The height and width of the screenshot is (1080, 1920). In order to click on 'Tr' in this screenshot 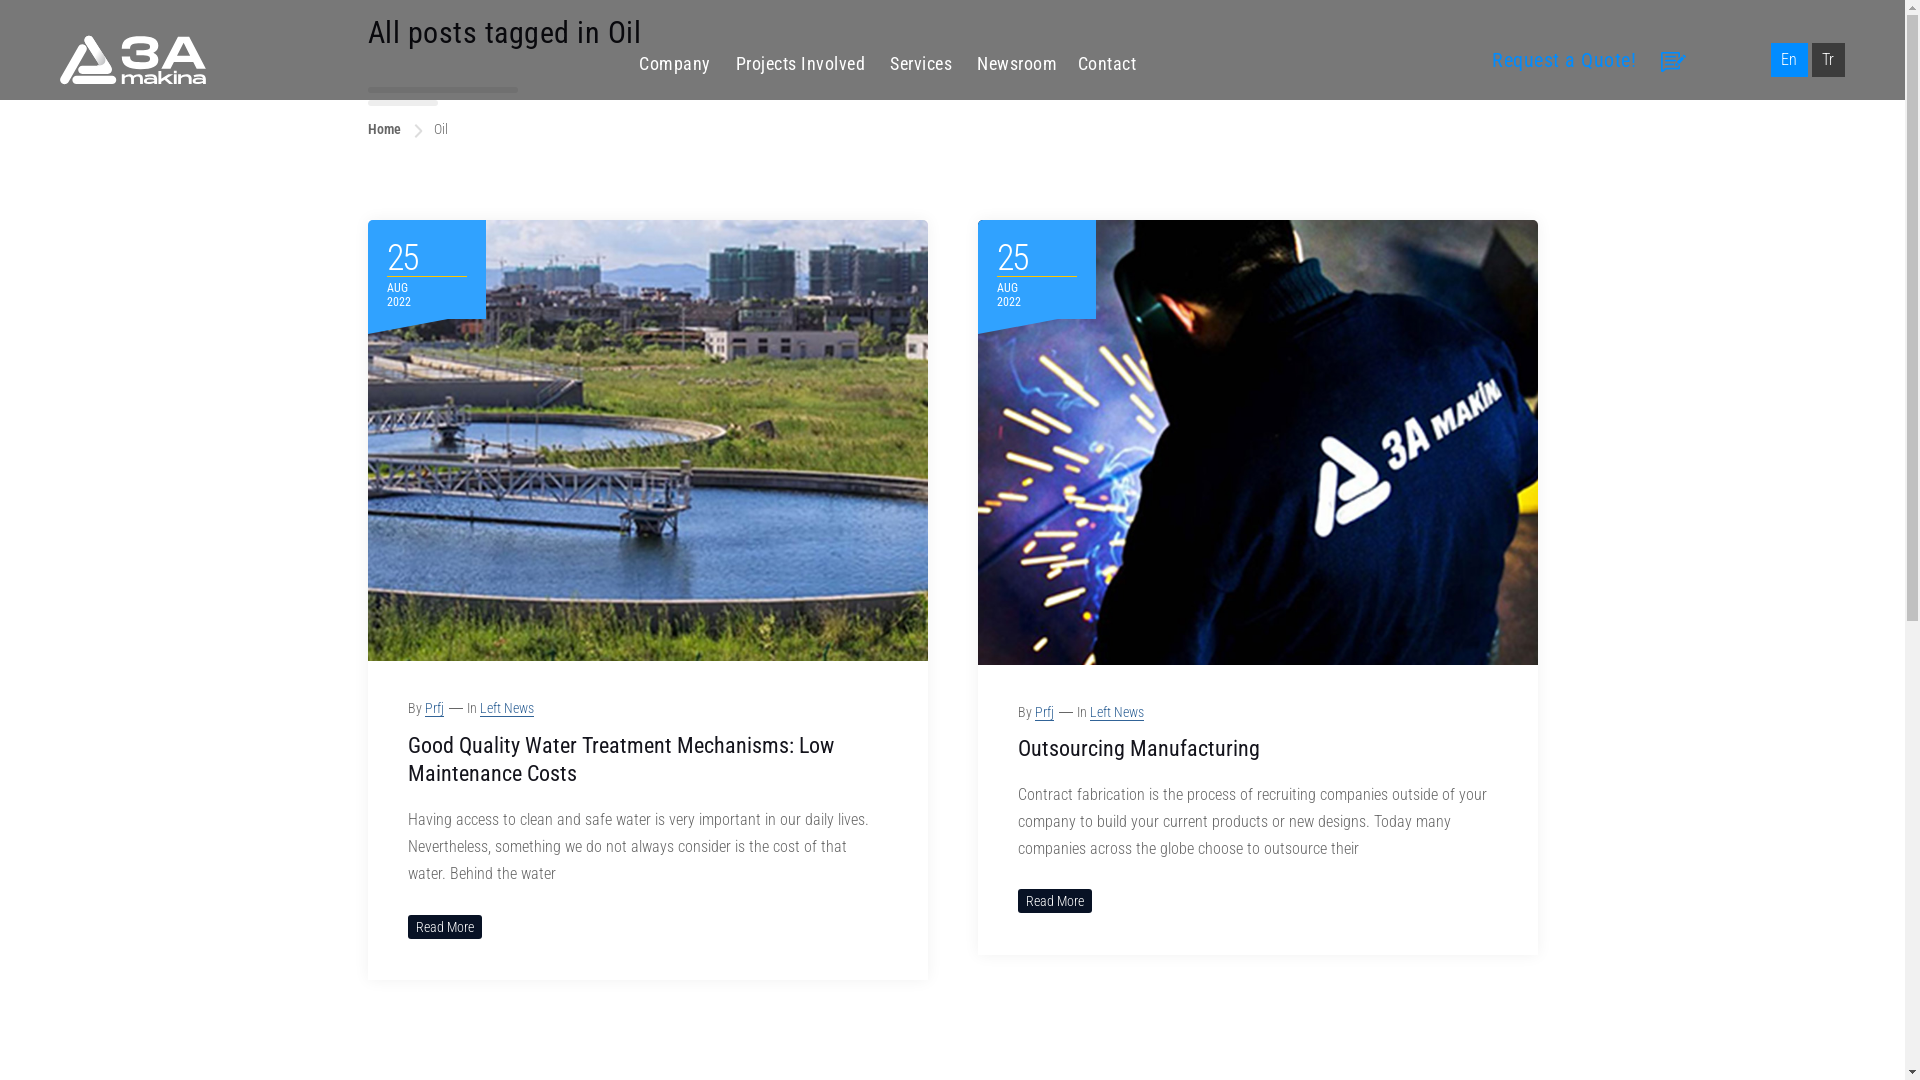, I will do `click(1828, 59)`.